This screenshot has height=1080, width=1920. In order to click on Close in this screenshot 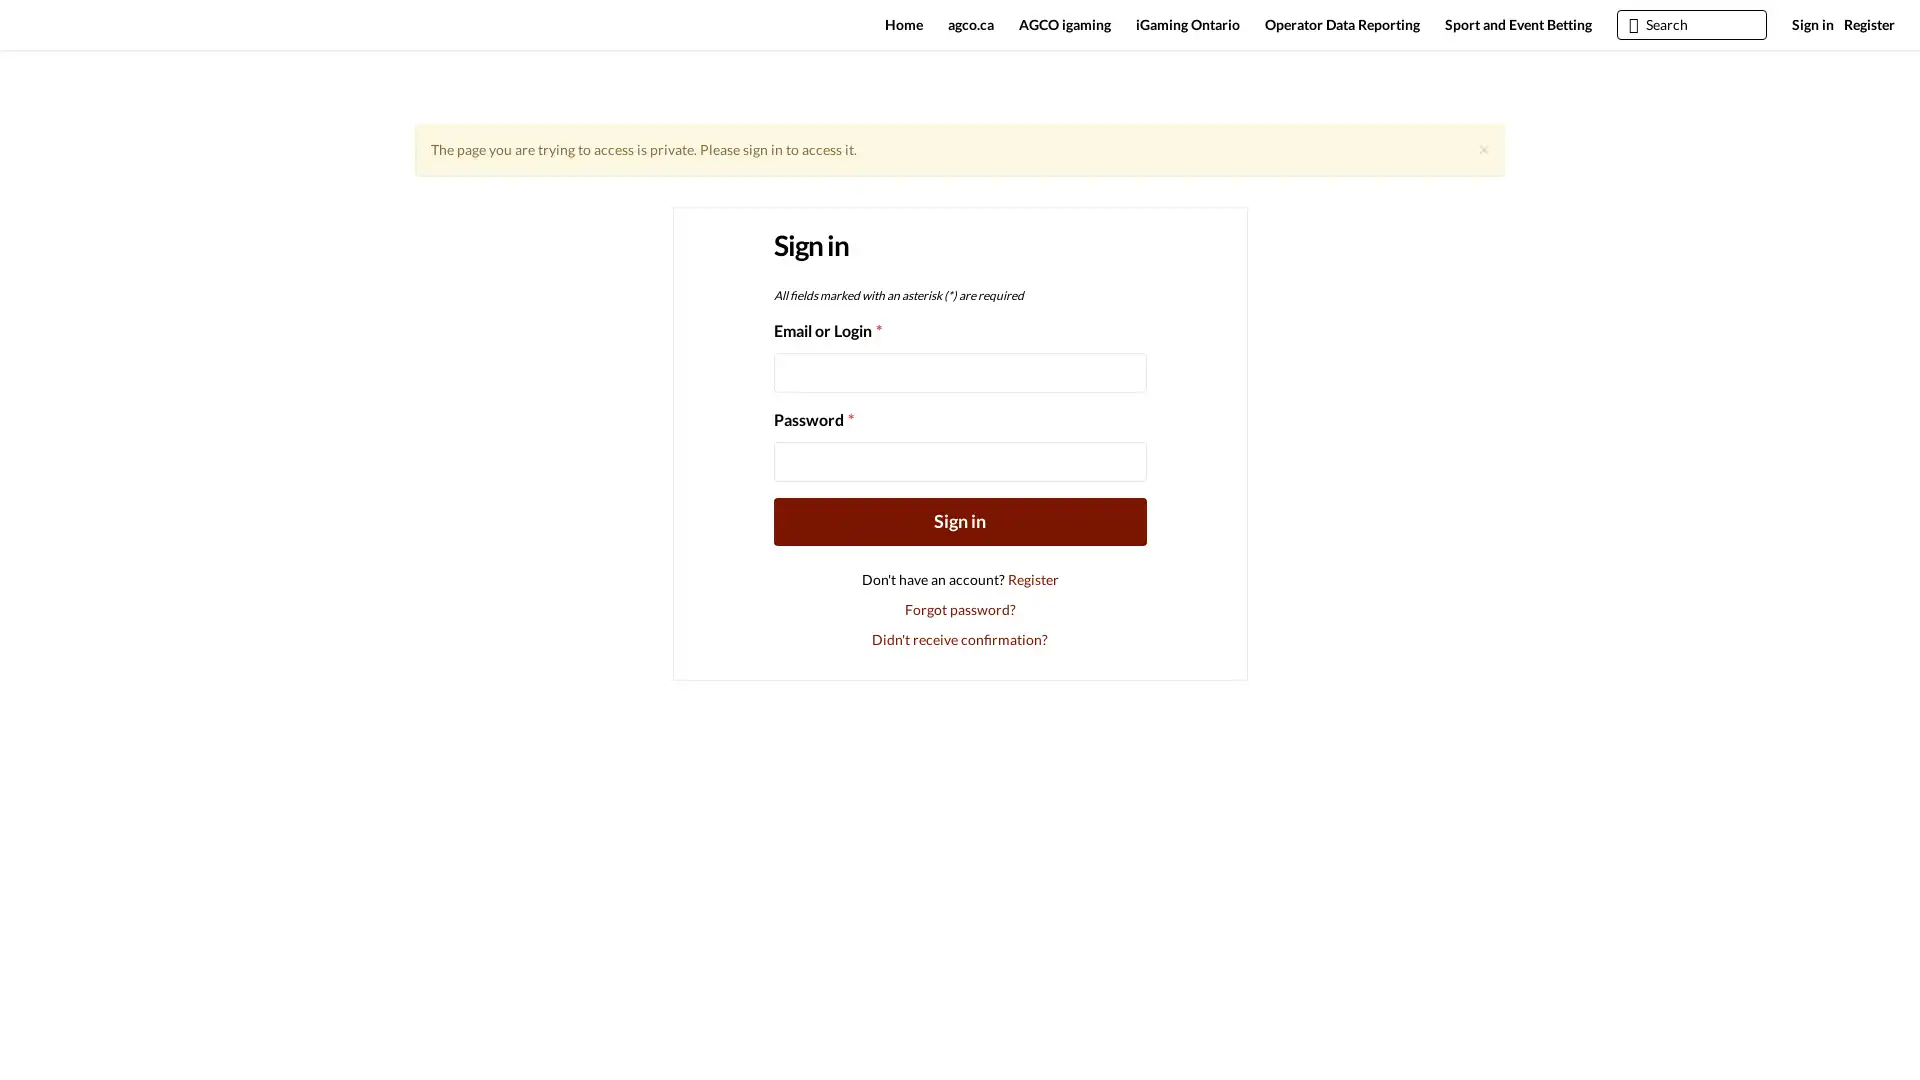, I will do `click(1483, 157)`.